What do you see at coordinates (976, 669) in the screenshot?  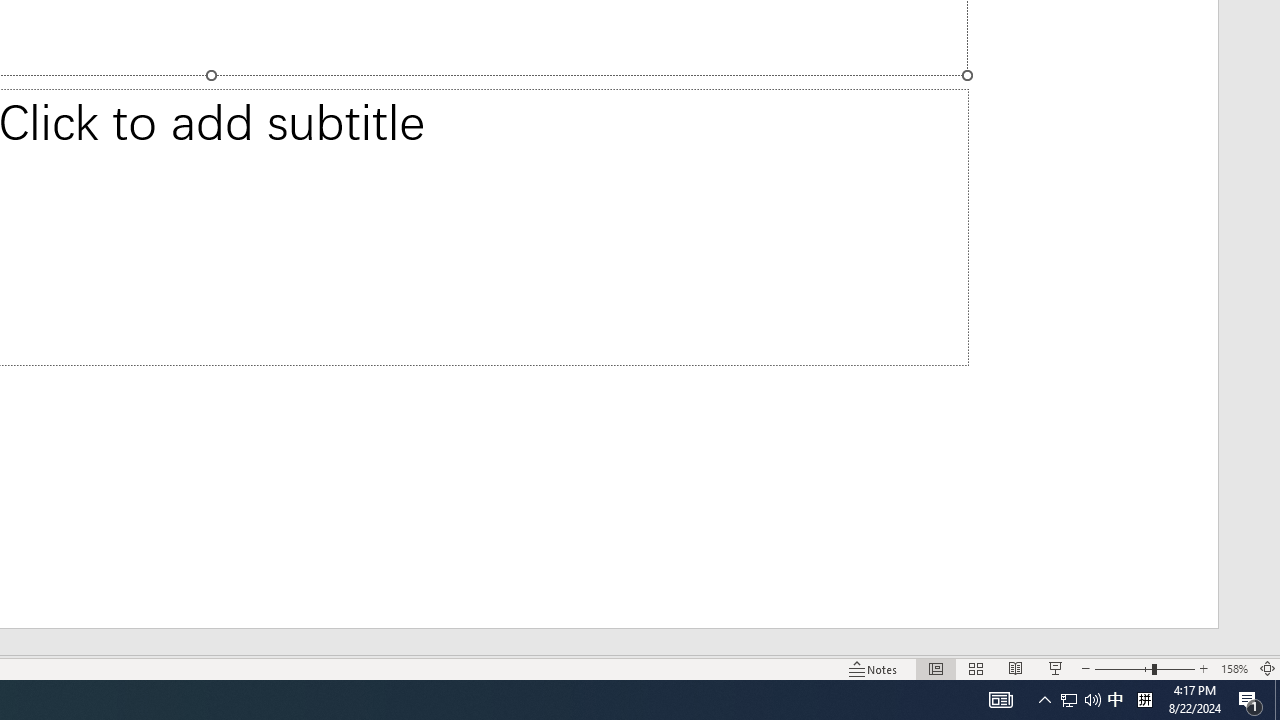 I see `'Slide Sorter'` at bounding box center [976, 669].